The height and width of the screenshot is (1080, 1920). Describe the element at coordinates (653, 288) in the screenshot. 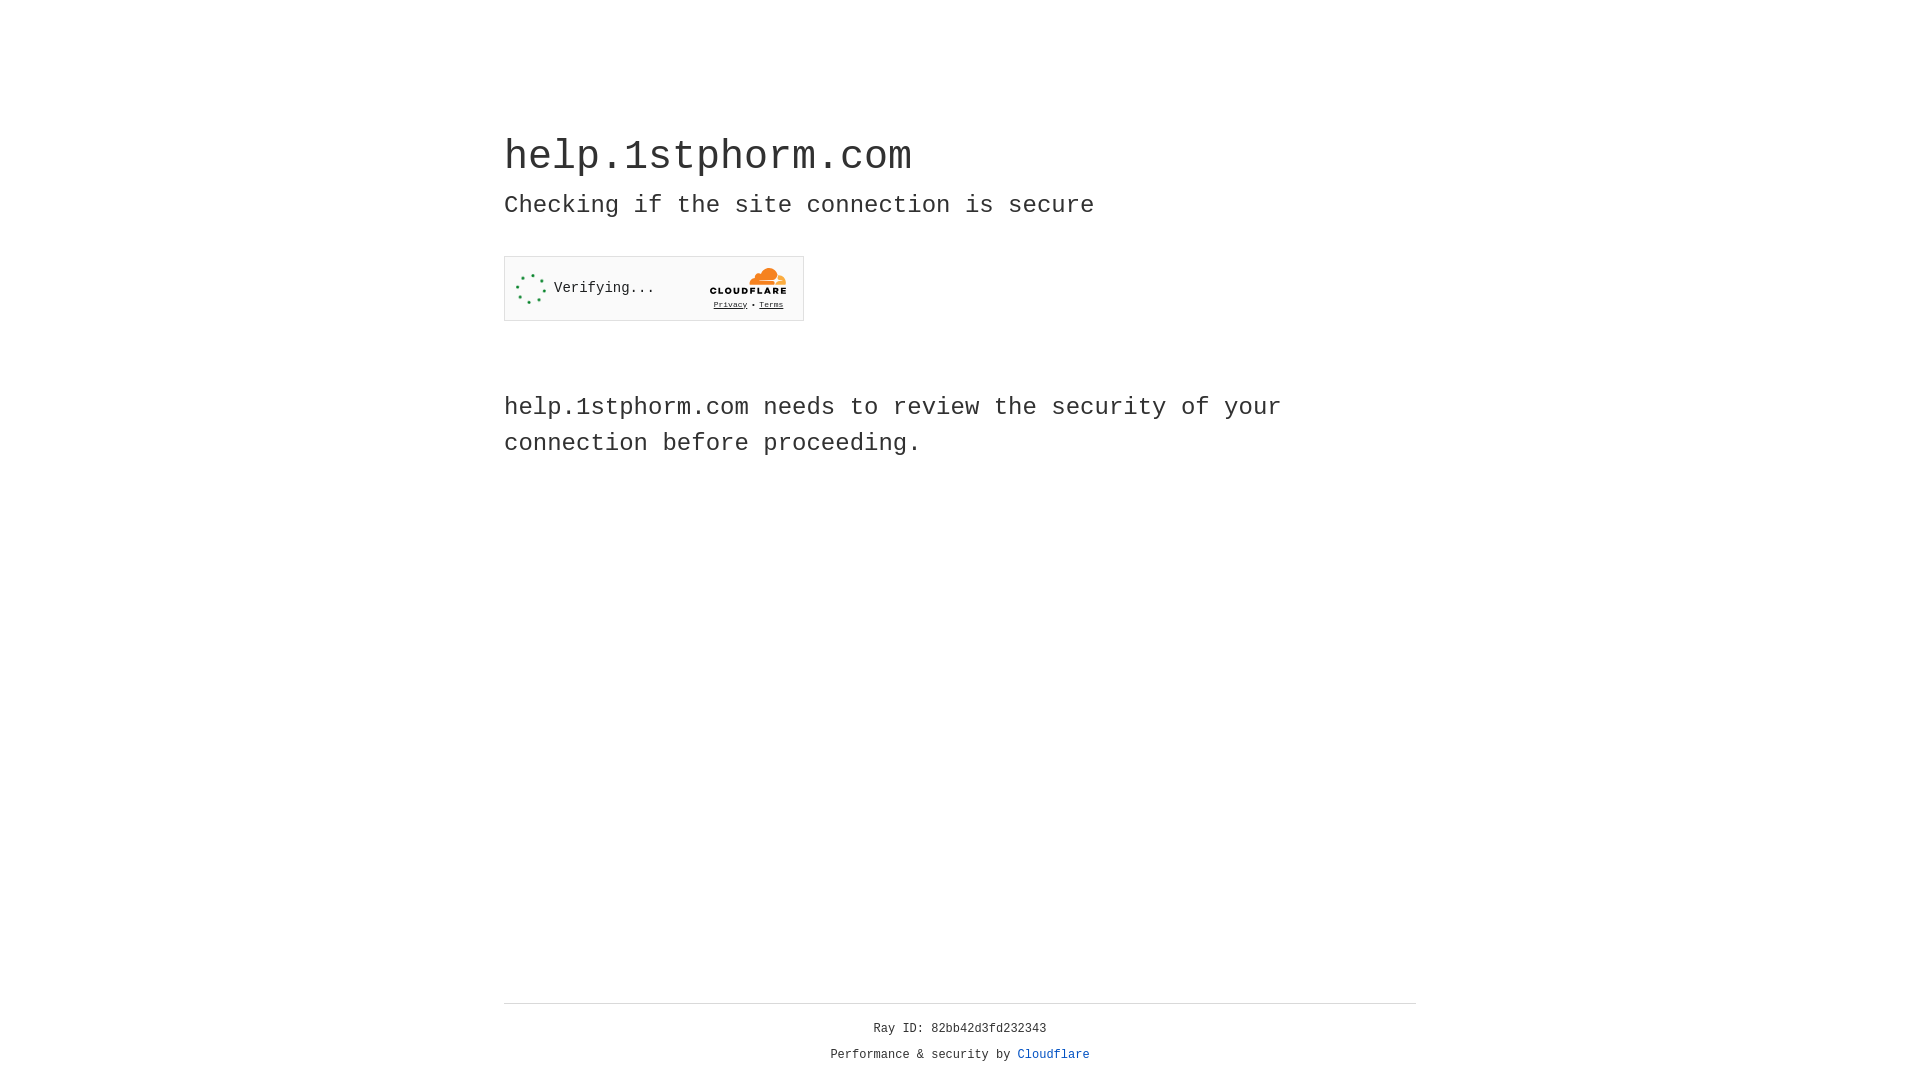

I see `'Widget containing a Cloudflare security challenge'` at that location.